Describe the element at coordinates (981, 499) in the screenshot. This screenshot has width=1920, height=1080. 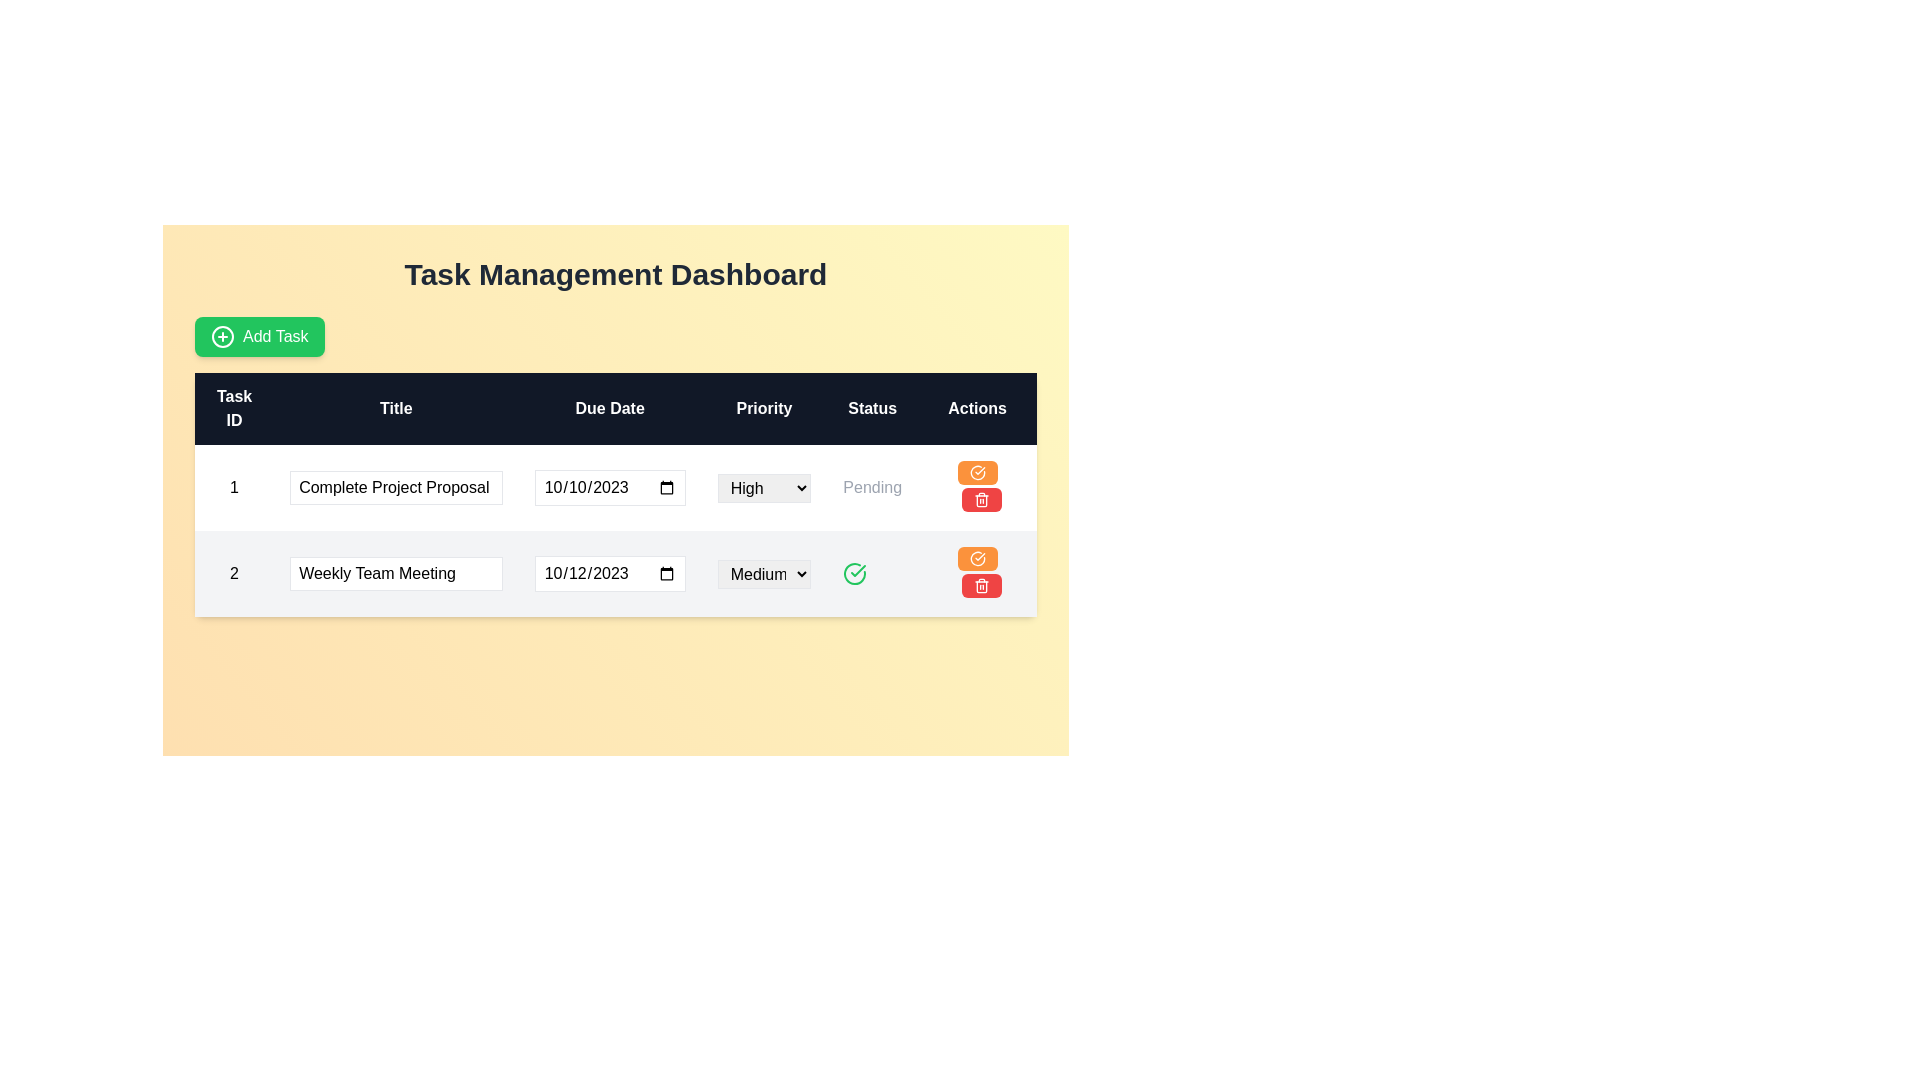
I see `the delete button located in the third column labeled 'Actions' in the second row of the task management table` at that location.